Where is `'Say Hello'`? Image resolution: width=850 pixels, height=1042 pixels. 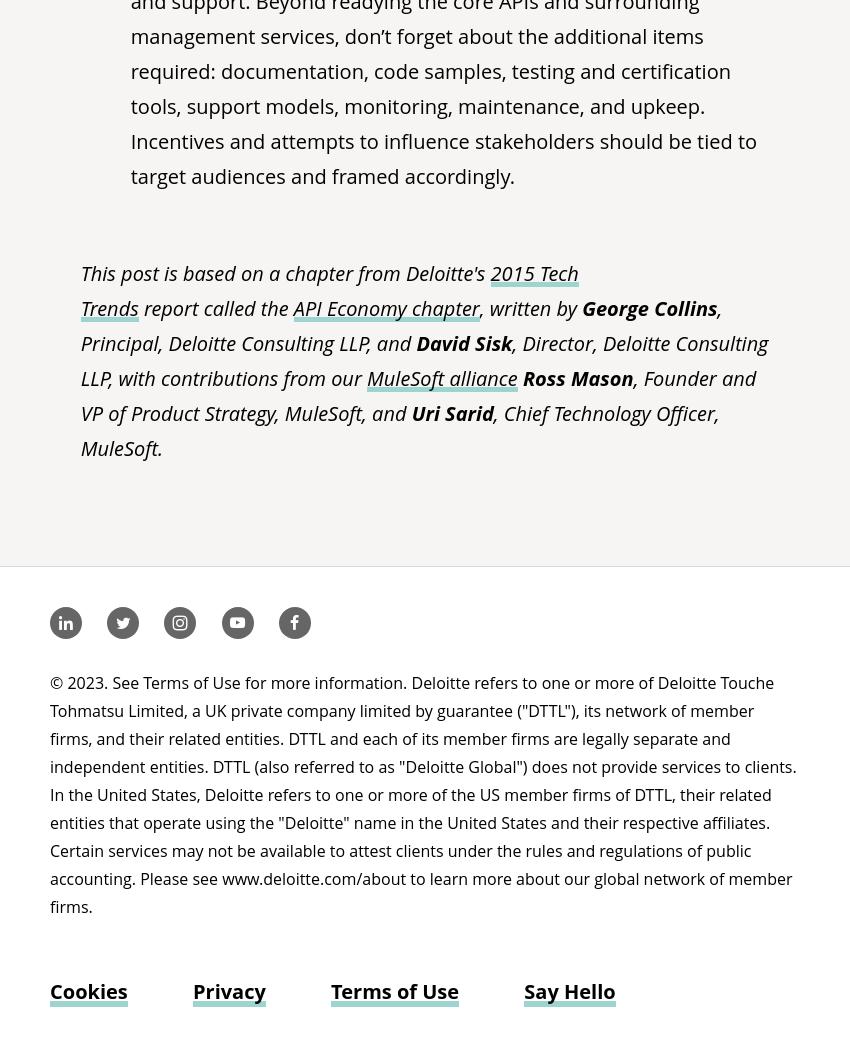 'Say Hello' is located at coordinates (569, 990).